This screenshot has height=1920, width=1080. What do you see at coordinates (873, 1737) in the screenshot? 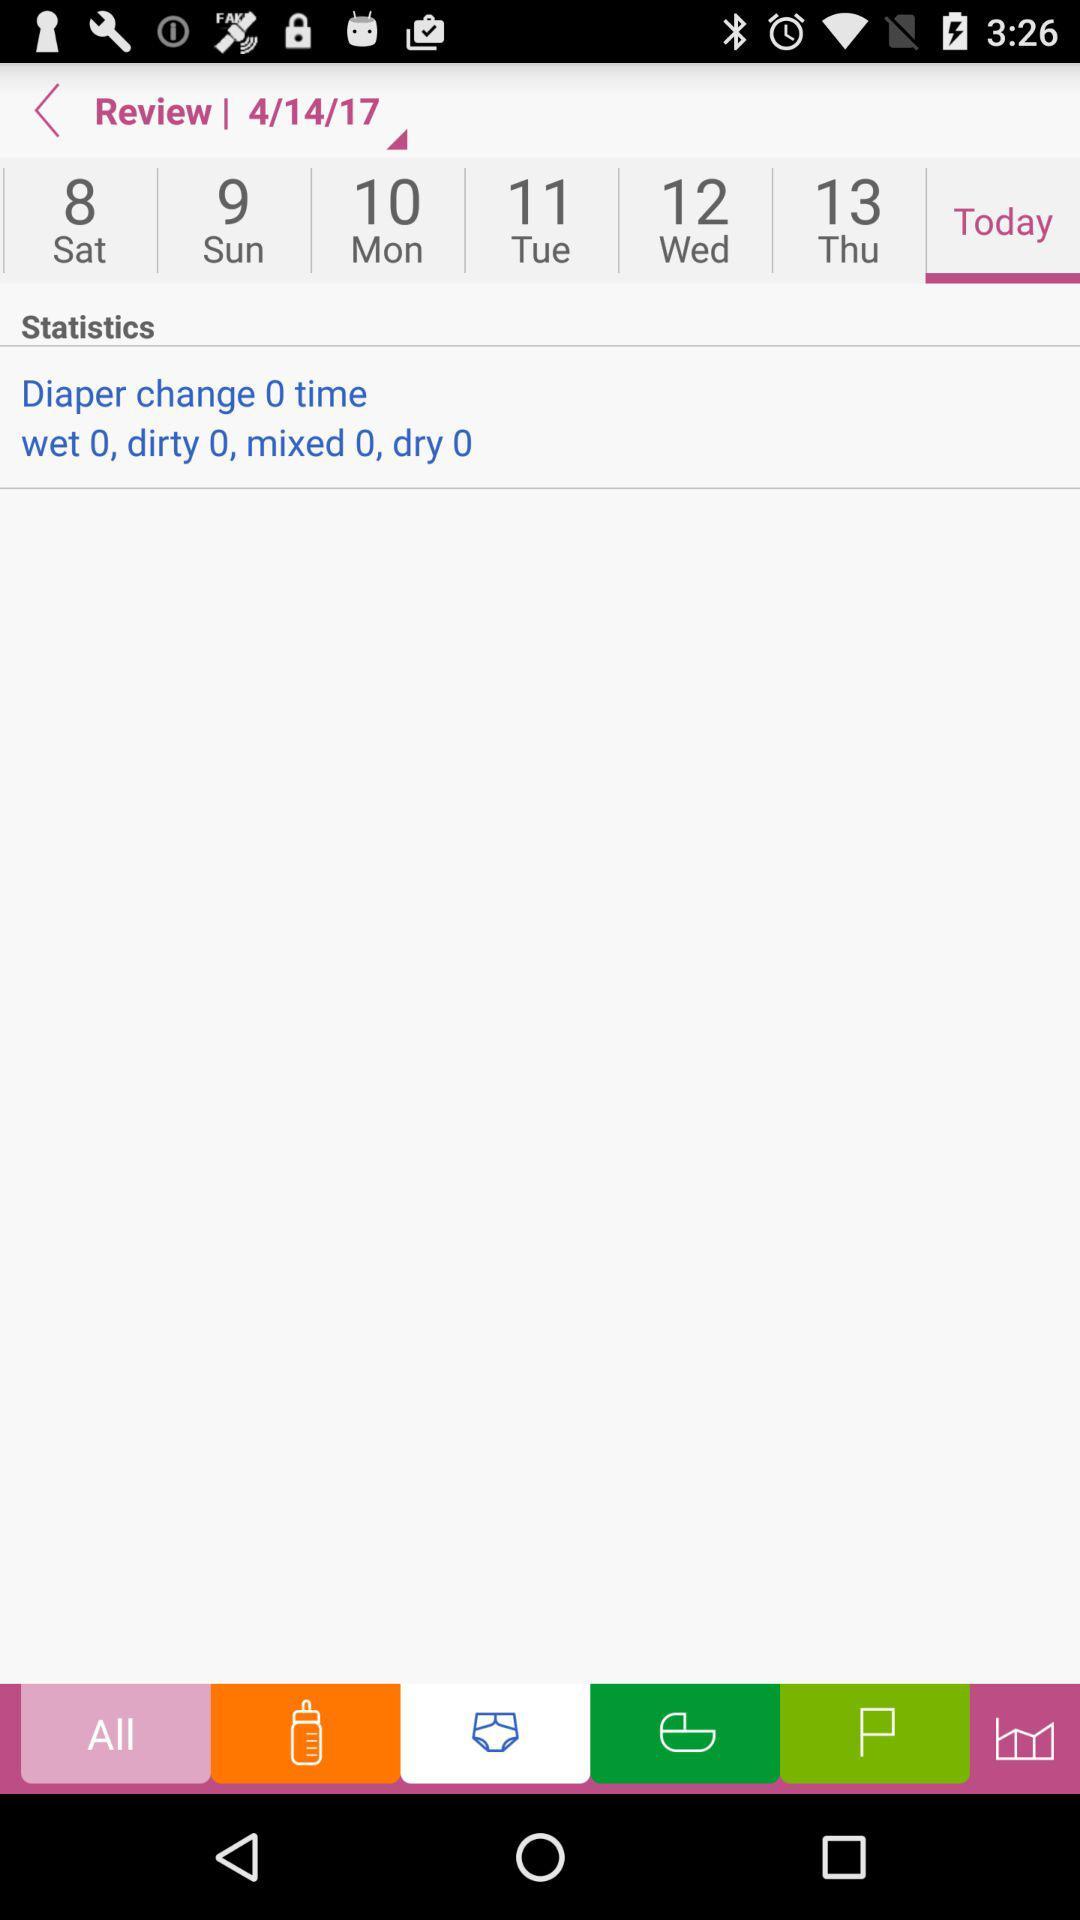
I see `flag option` at bounding box center [873, 1737].